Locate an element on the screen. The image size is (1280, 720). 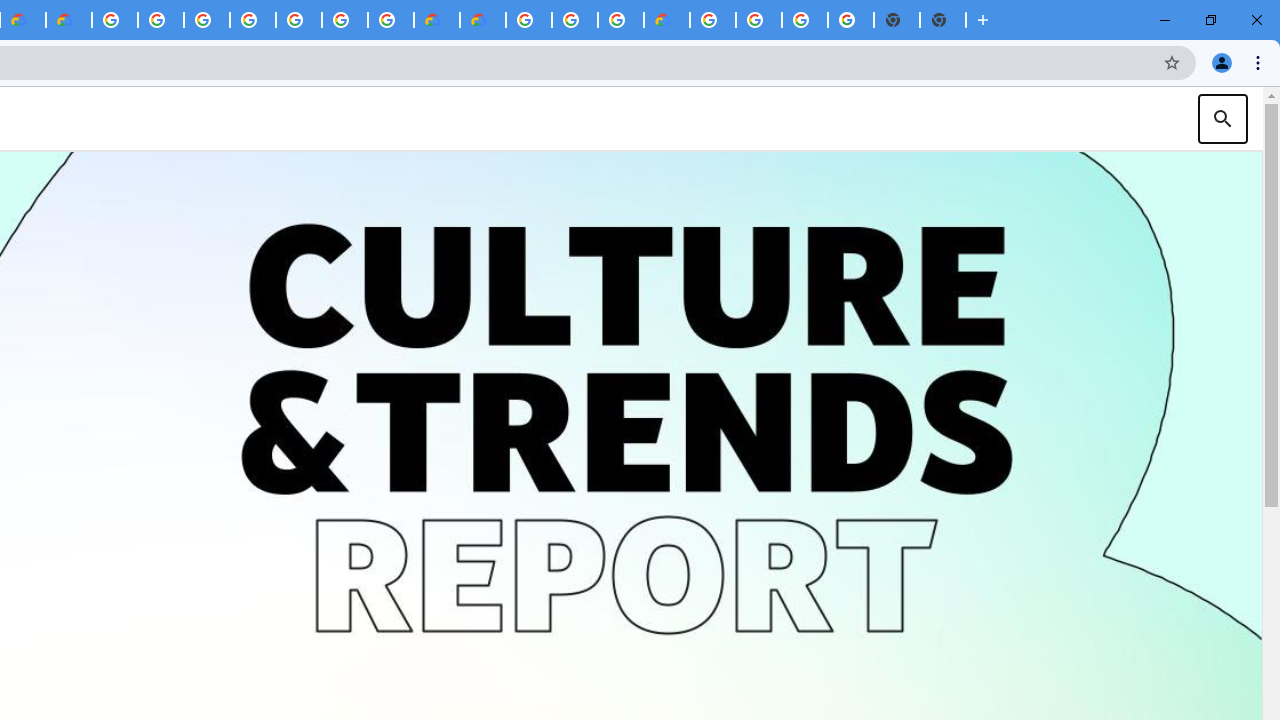
'Google Cloud Platform' is located at coordinates (712, 20).